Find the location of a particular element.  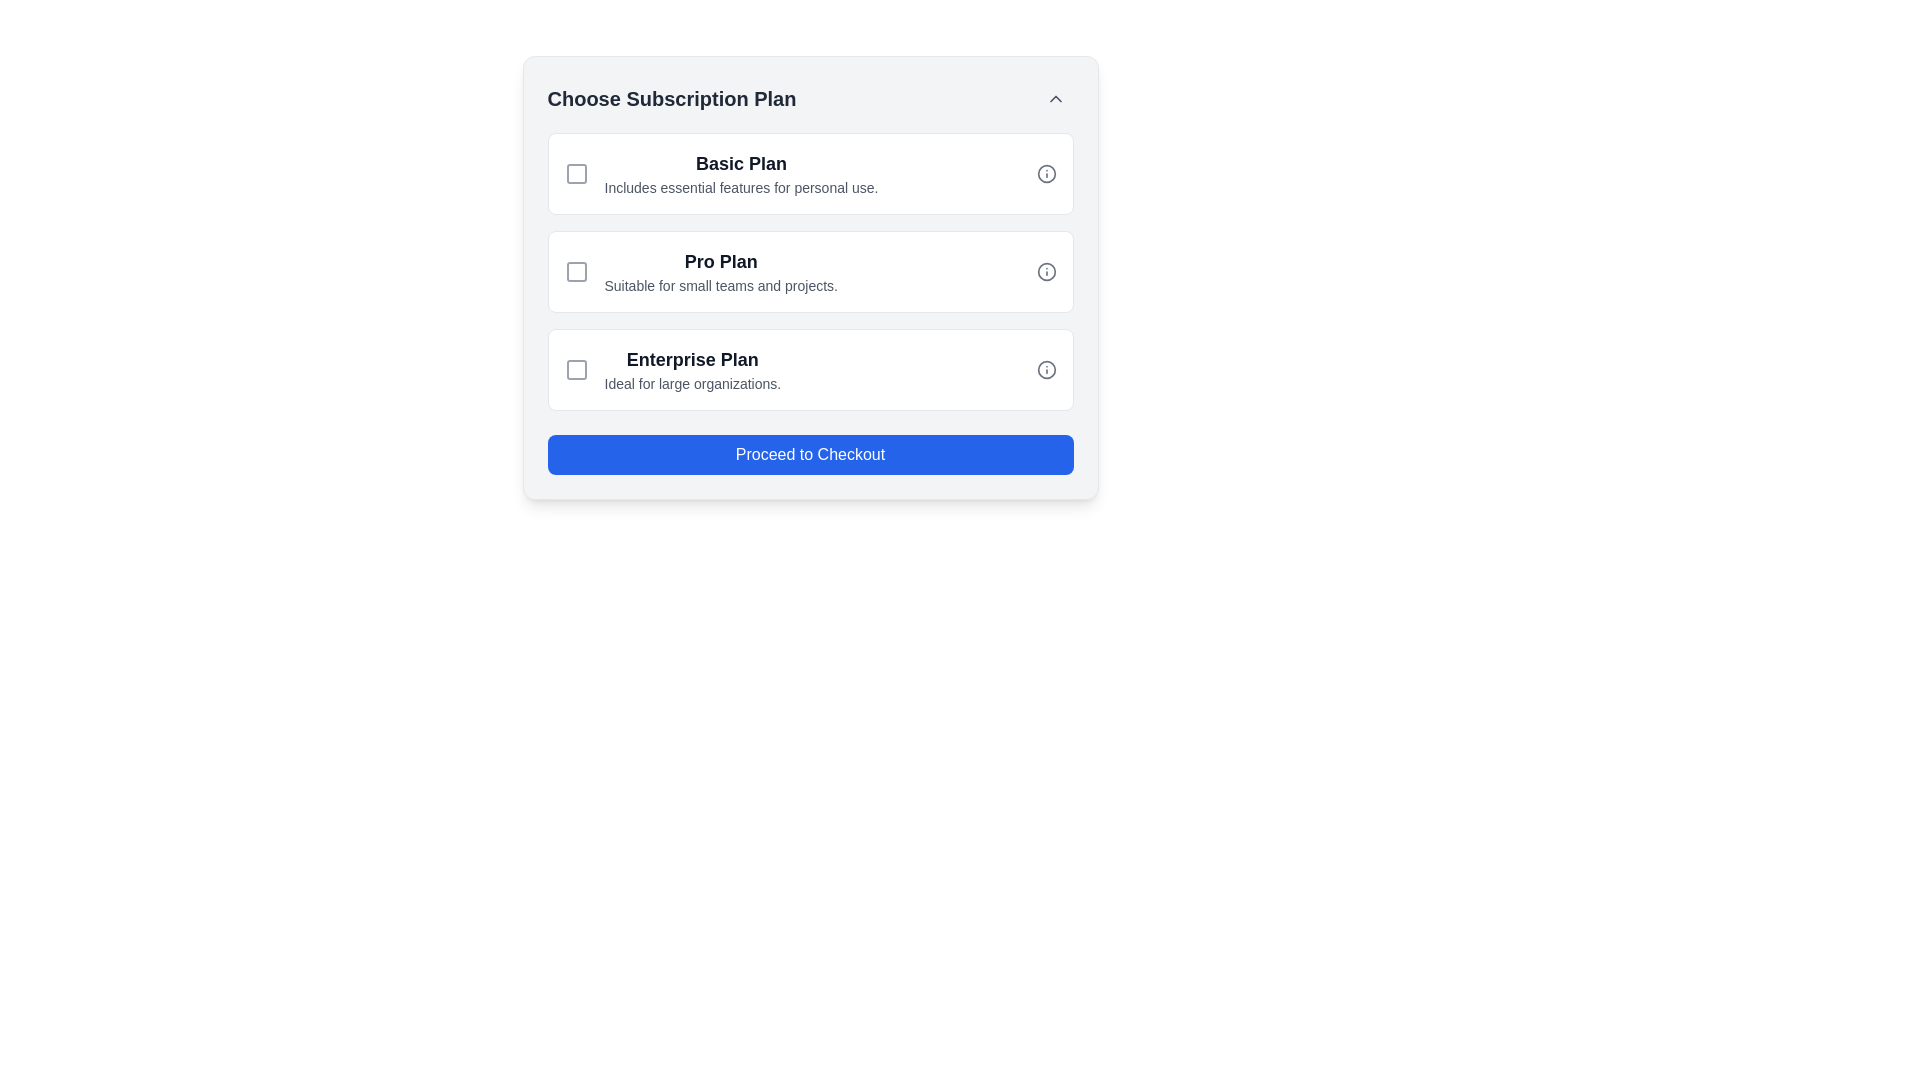

the Checkbox decoration (rounded square) for the 'Enterprise Plan' subscription option, located in the bottom part of the subscription options list is located at coordinates (575, 370).